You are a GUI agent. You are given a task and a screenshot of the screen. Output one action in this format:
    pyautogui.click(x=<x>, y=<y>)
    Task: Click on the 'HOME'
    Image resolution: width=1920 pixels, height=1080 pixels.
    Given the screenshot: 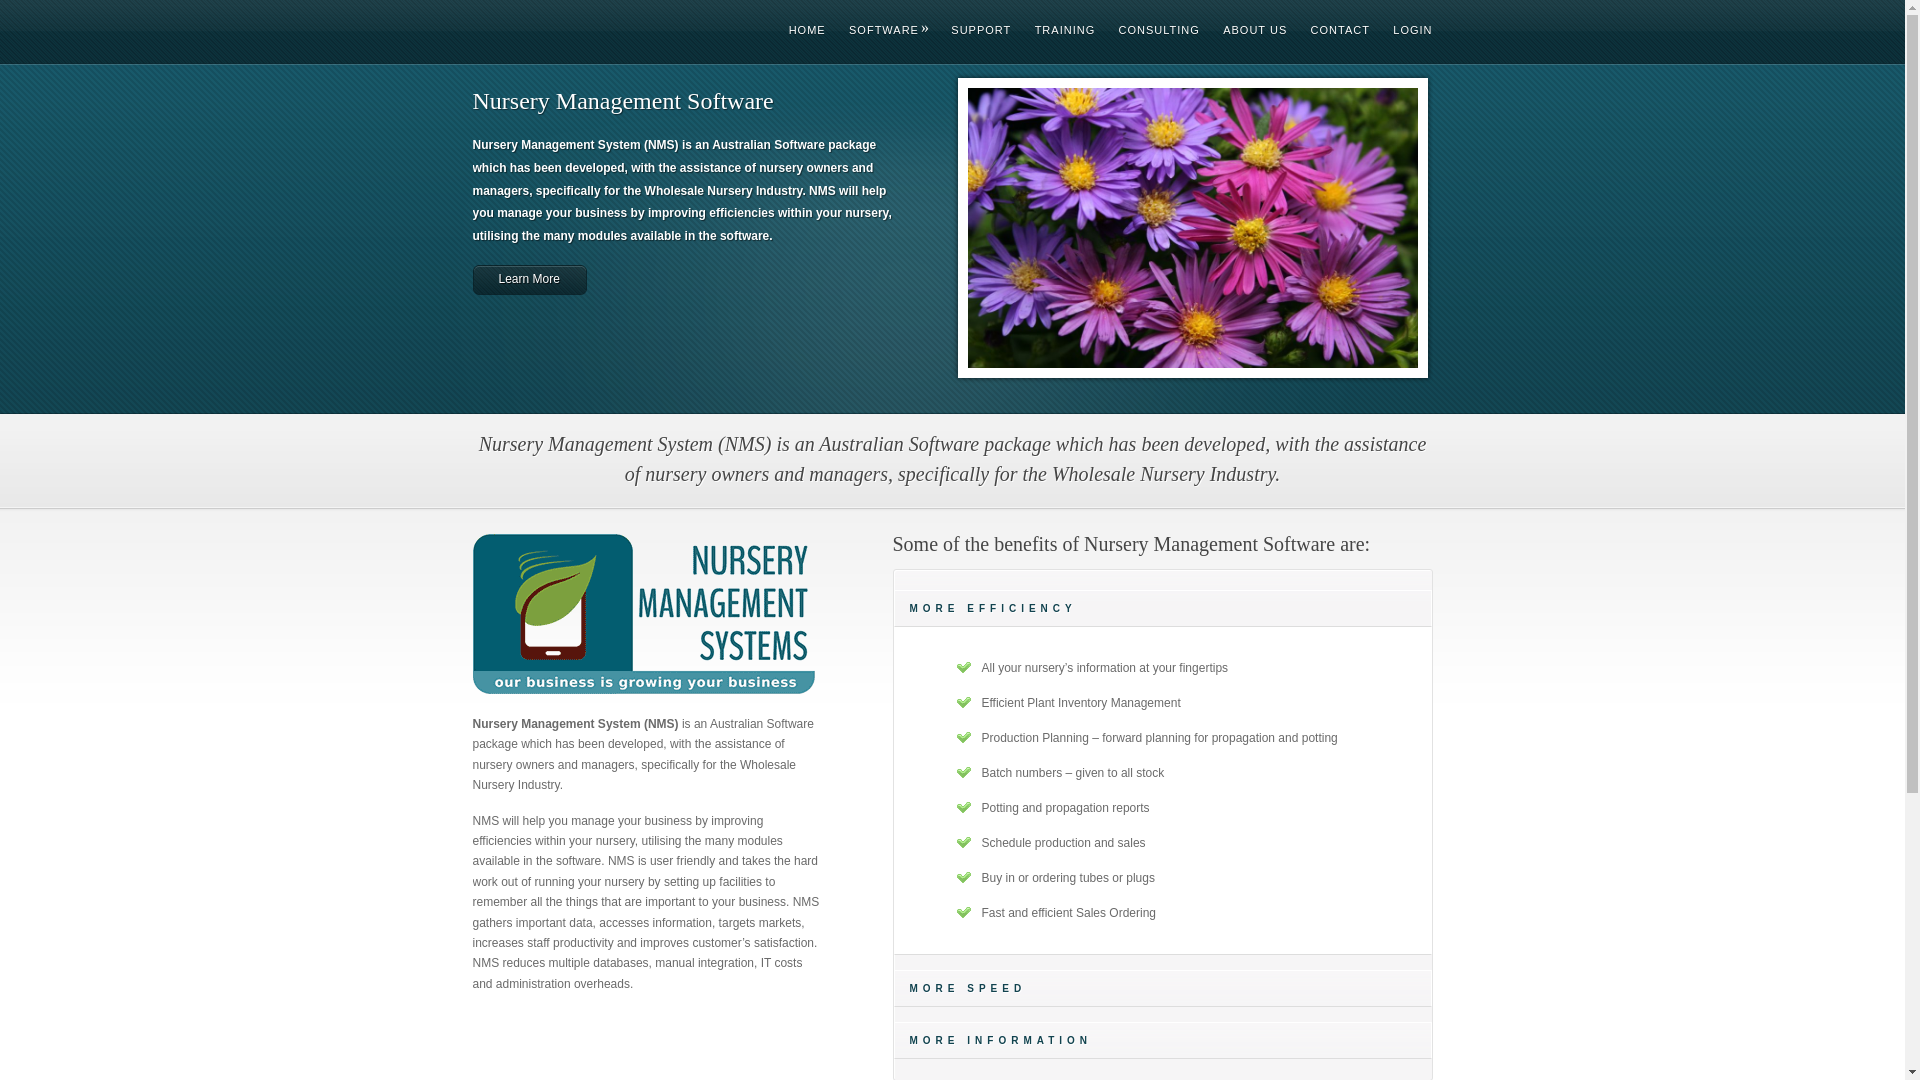 What is the action you would take?
    pyautogui.click(x=796, y=30)
    